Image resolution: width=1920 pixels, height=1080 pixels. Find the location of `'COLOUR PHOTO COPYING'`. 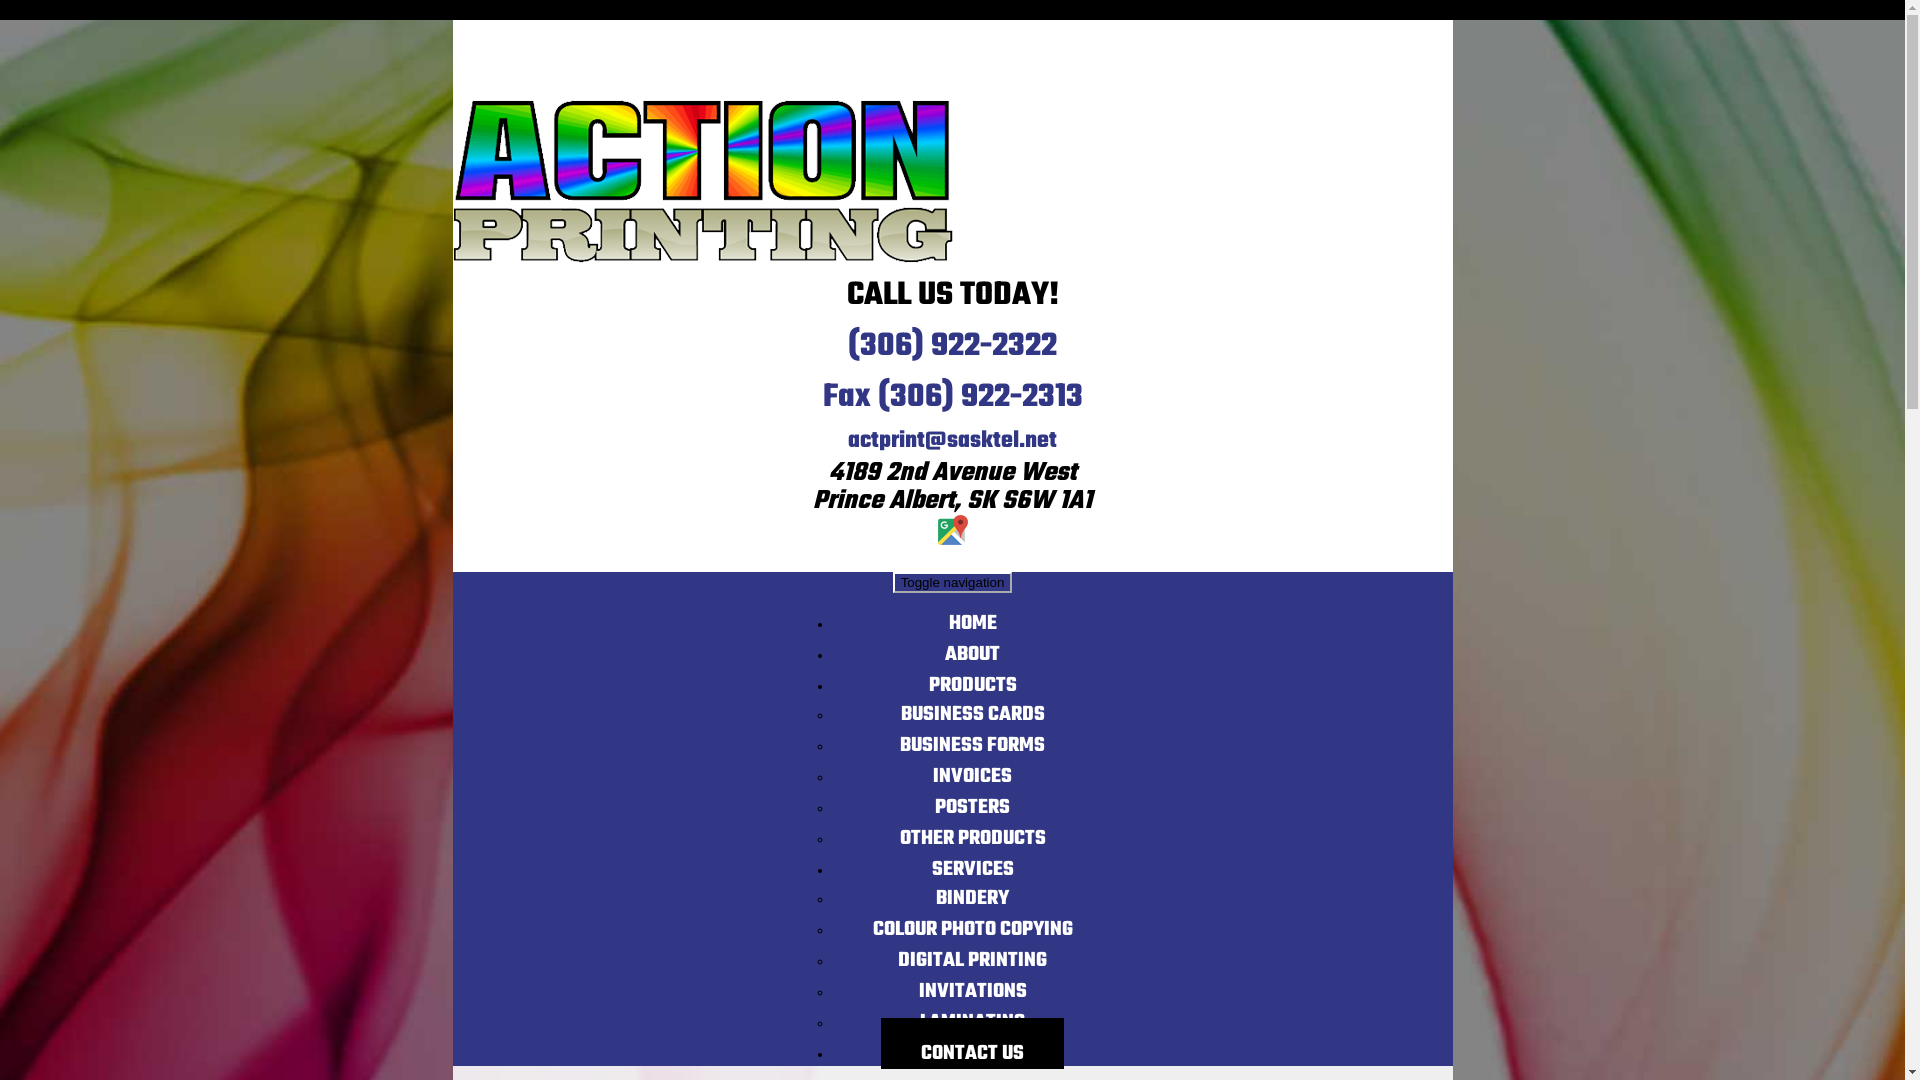

'COLOUR PHOTO COPYING' is located at coordinates (972, 919).